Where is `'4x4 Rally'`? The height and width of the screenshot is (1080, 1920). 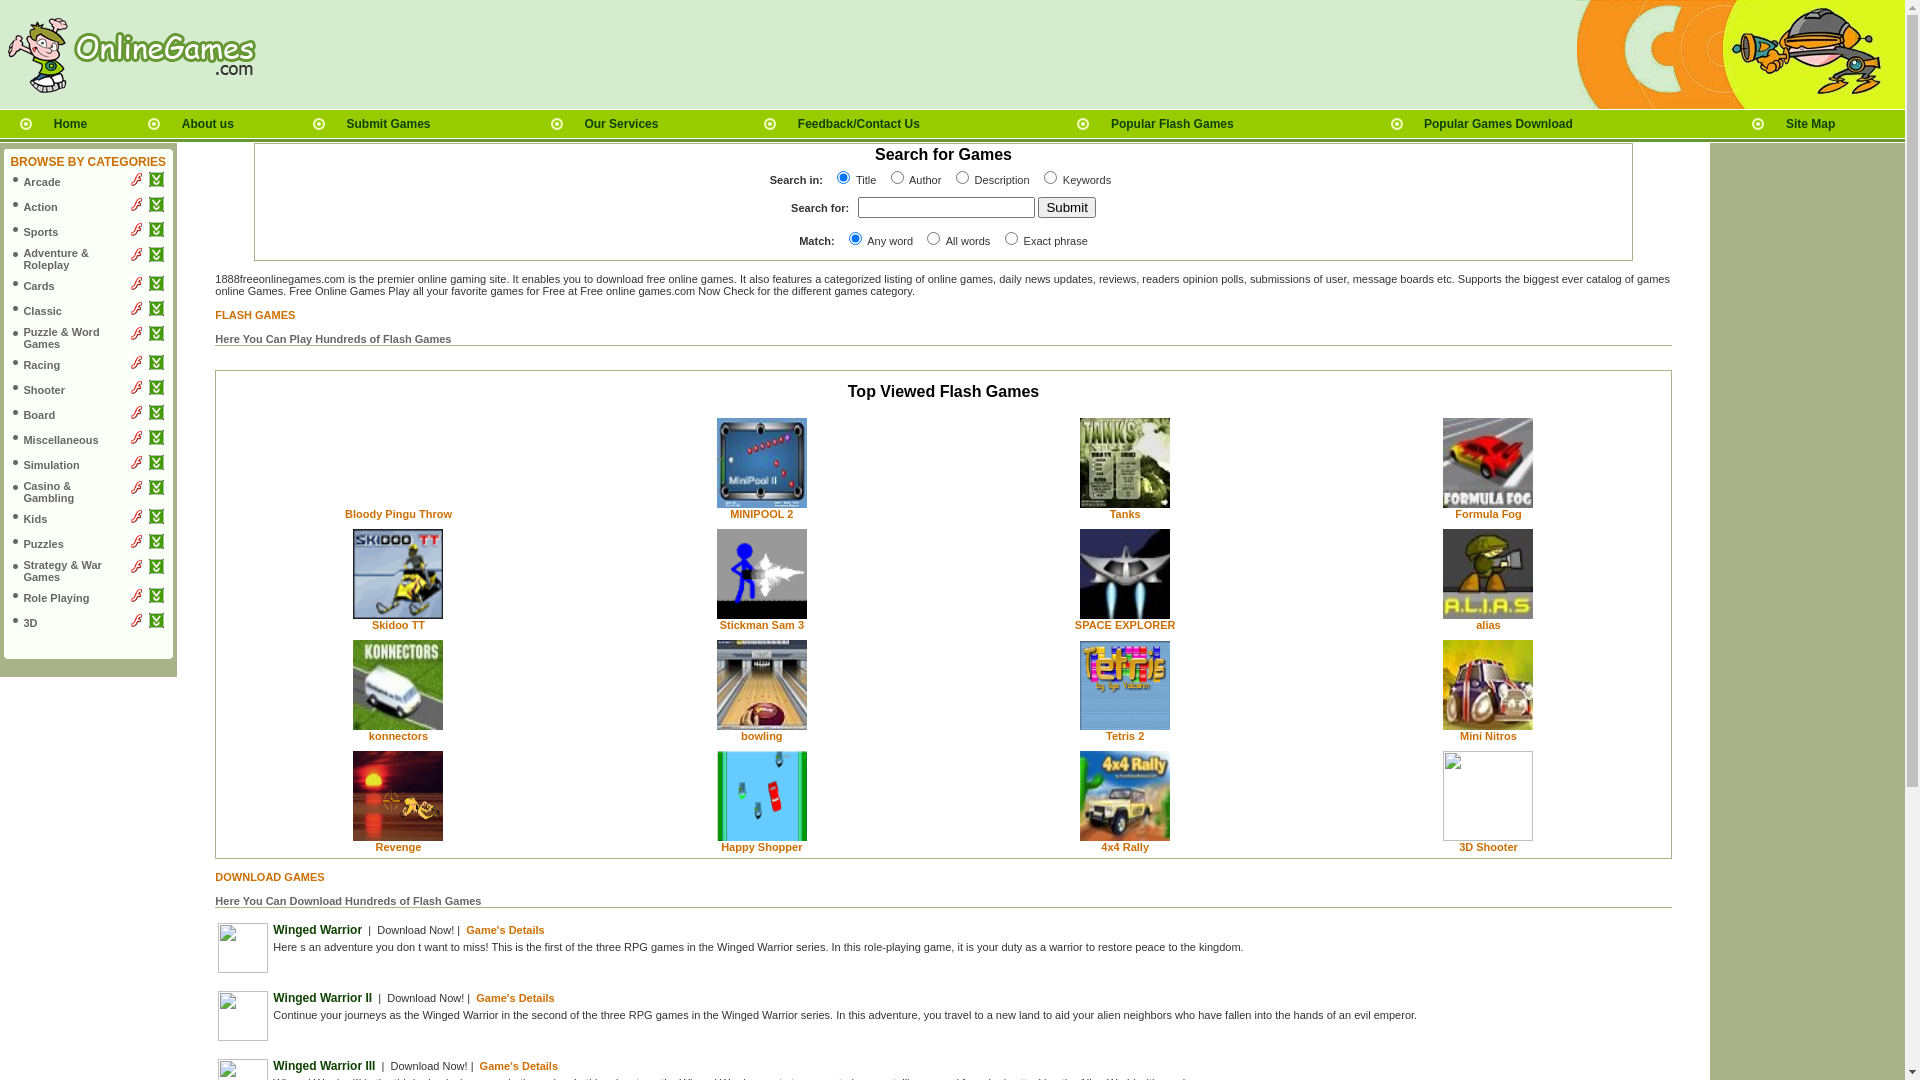
'4x4 Rally' is located at coordinates (1124, 847).